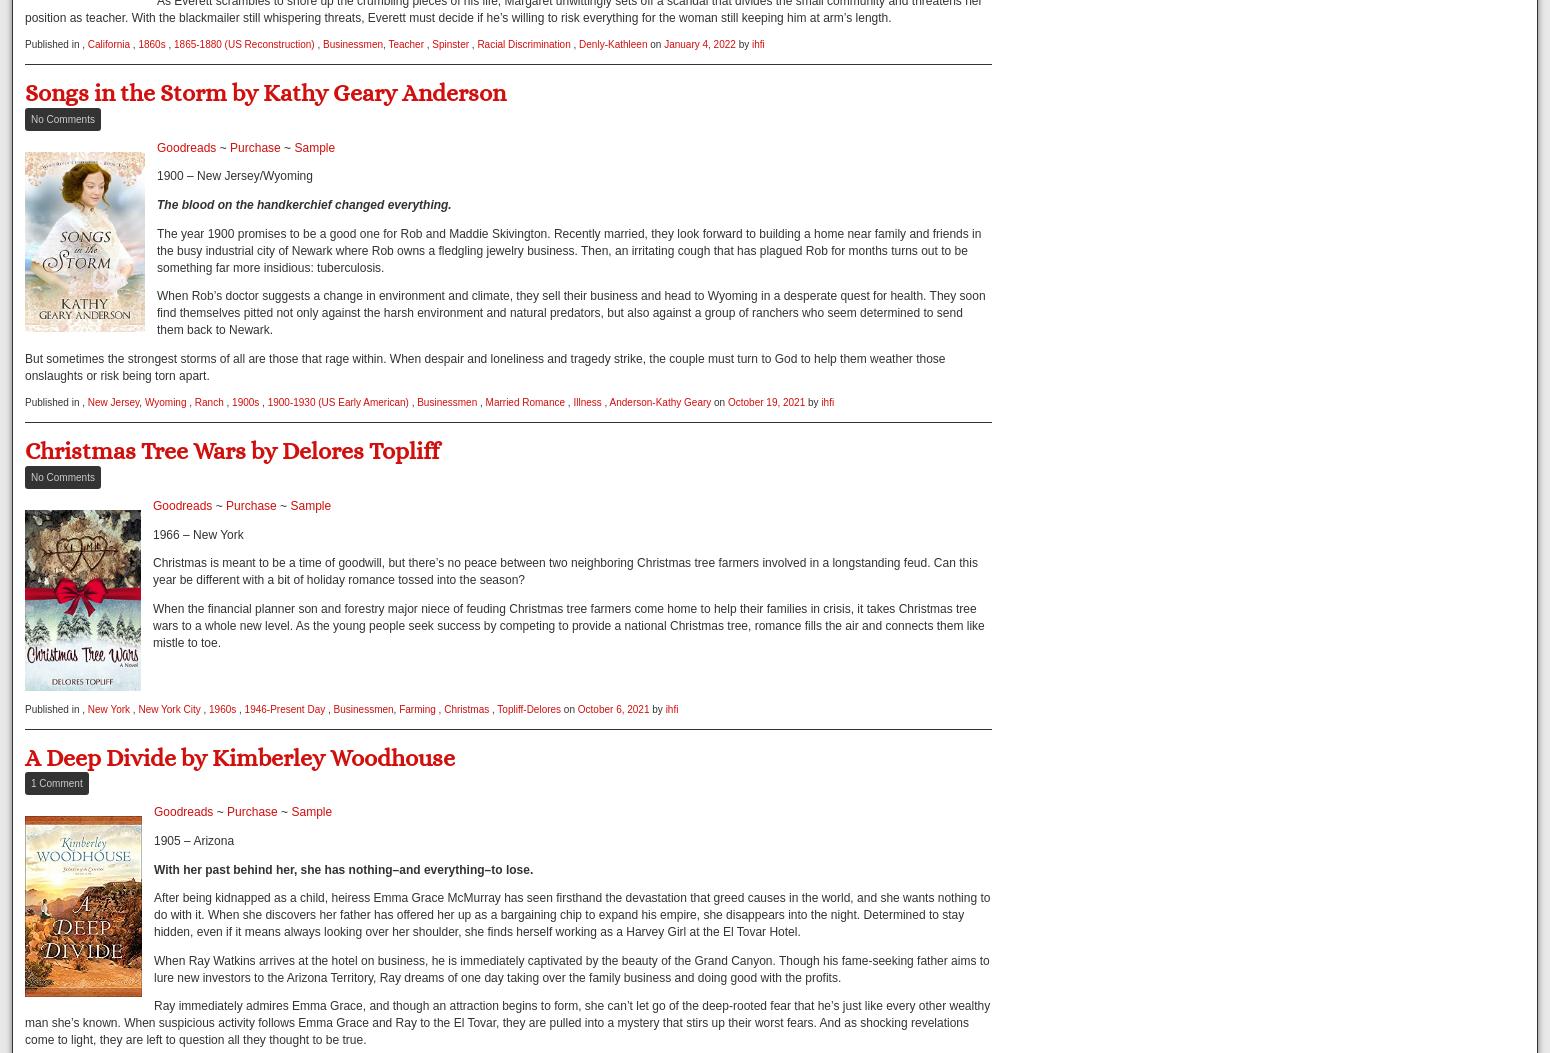 This screenshot has width=1550, height=1053. What do you see at coordinates (586, 402) in the screenshot?
I see `'Illness'` at bounding box center [586, 402].